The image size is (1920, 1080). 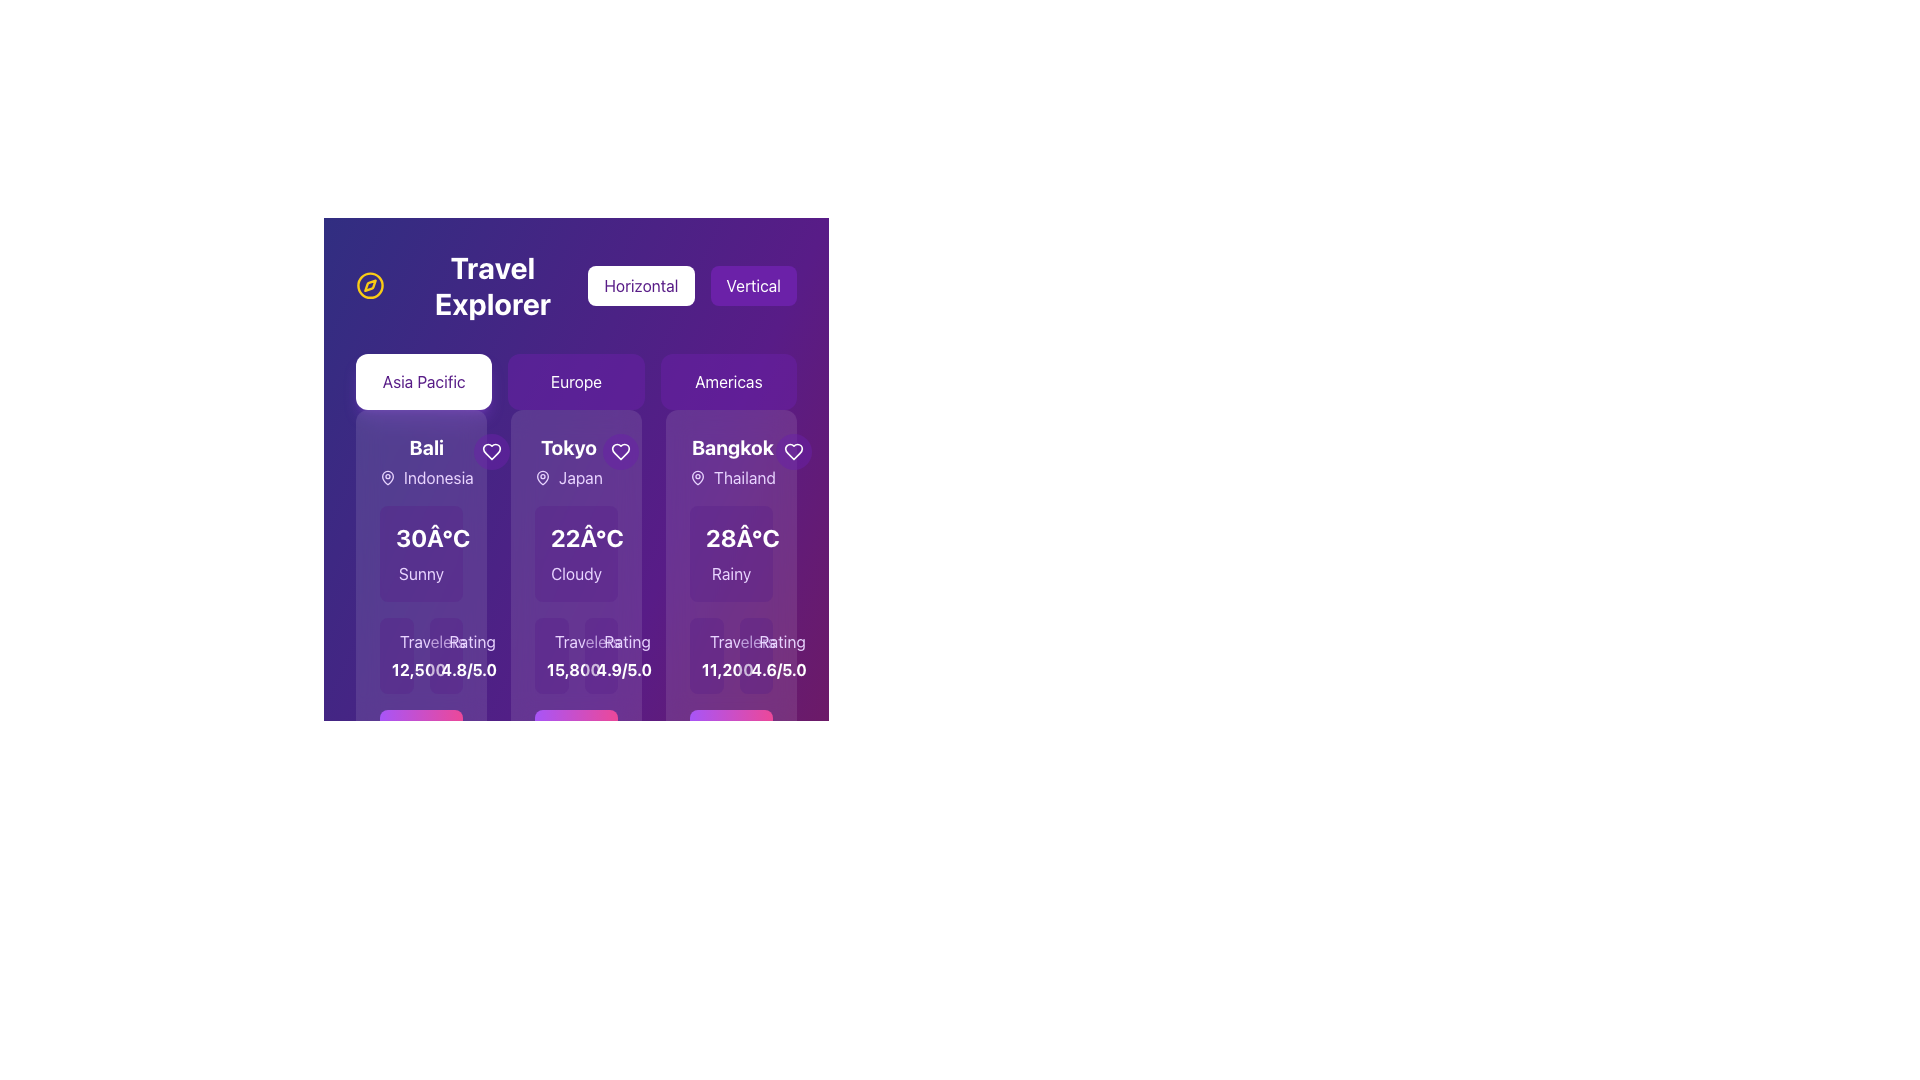 I want to click on the label that indicates the rating information for the Bangkok section, which is positioned above the numerical rating score, so click(x=781, y=641).